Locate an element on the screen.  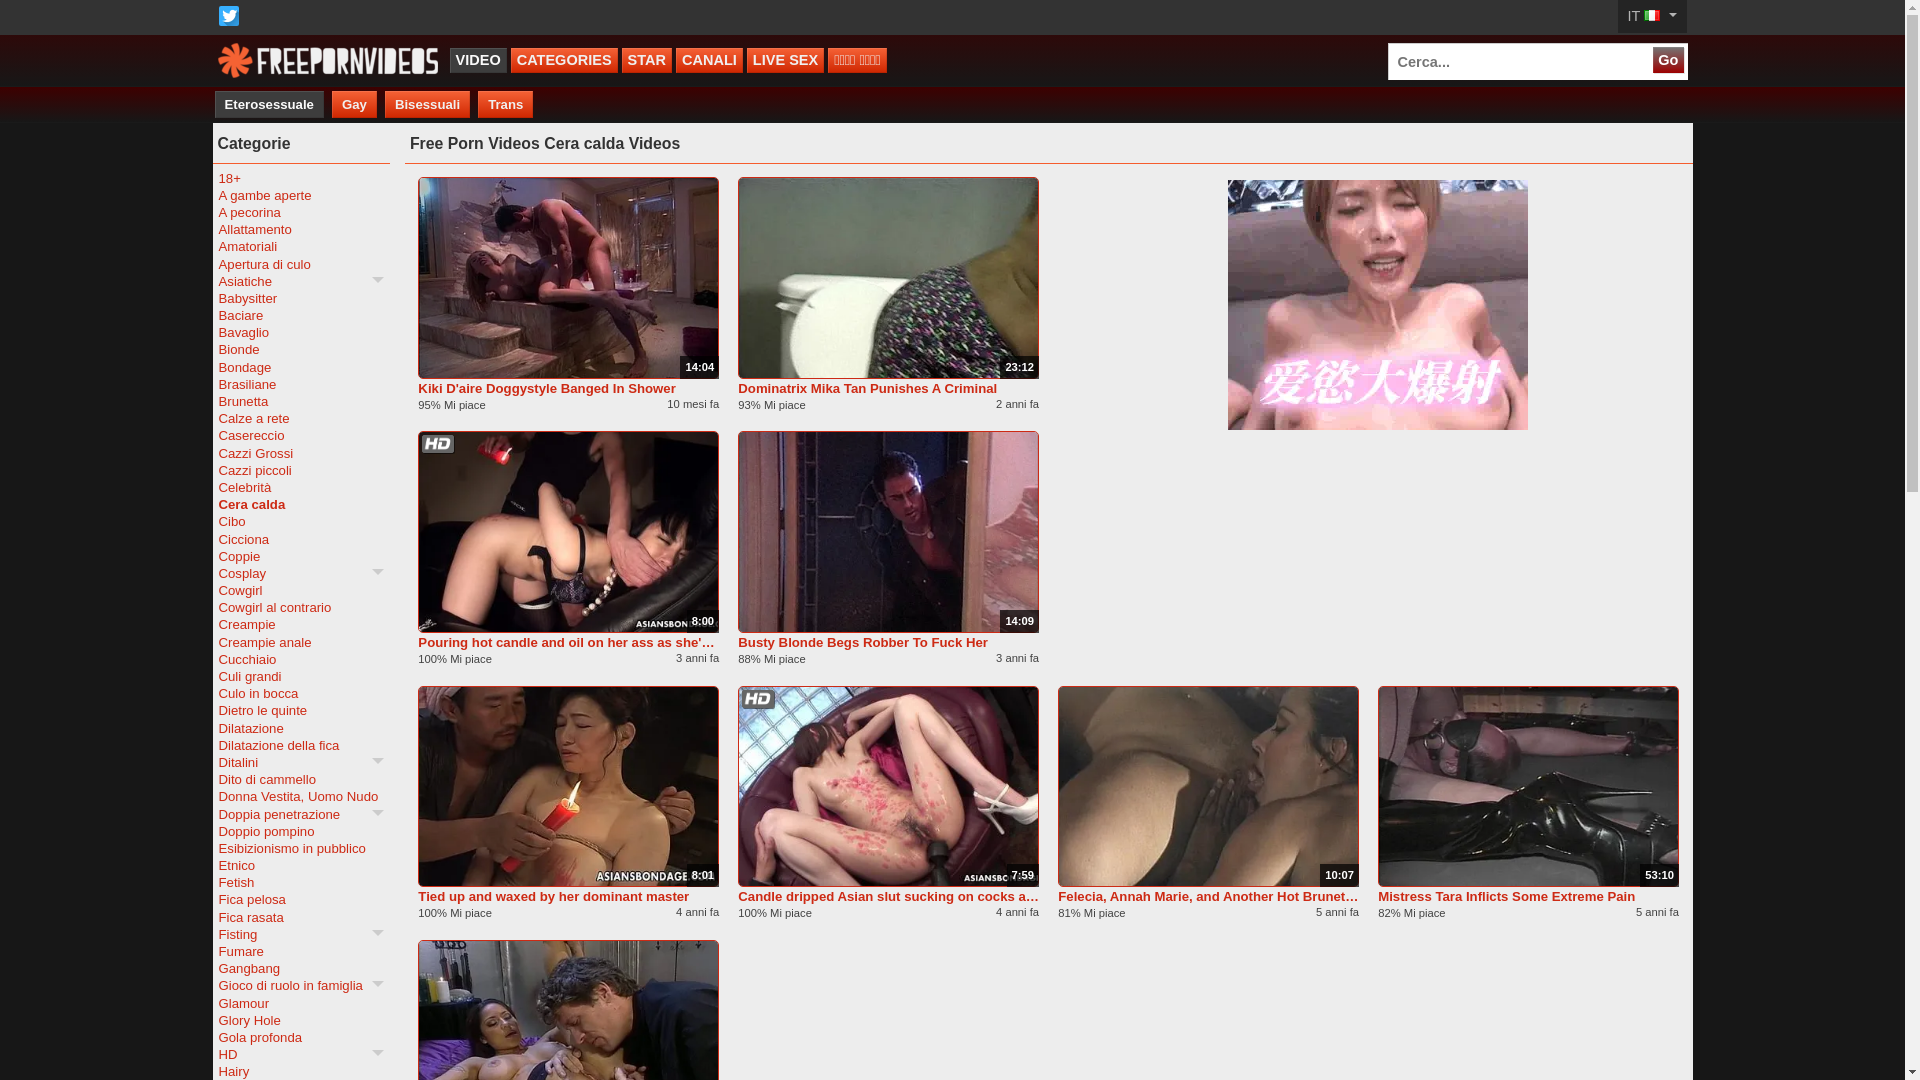
'Asiatiche' is located at coordinates (300, 281).